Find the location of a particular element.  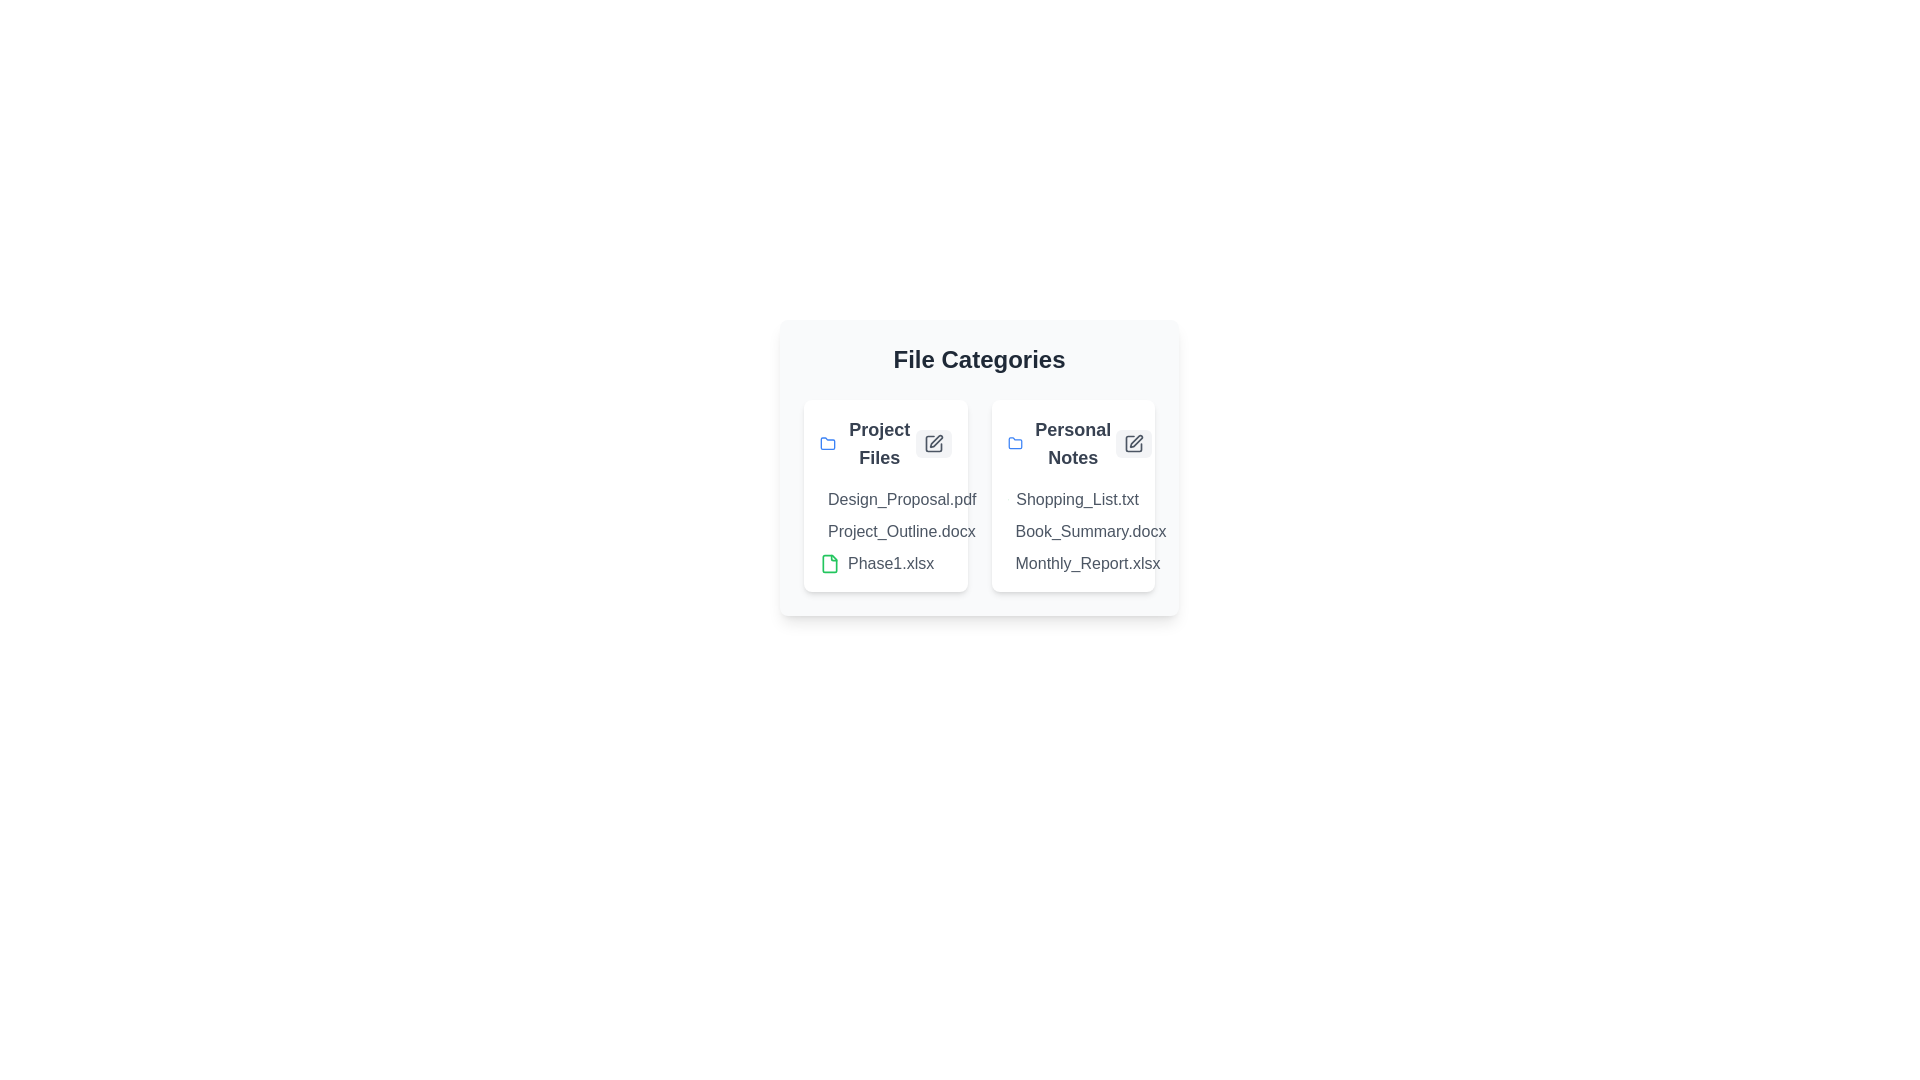

the title 'File Categories' displayed at the top of the component is located at coordinates (979, 358).